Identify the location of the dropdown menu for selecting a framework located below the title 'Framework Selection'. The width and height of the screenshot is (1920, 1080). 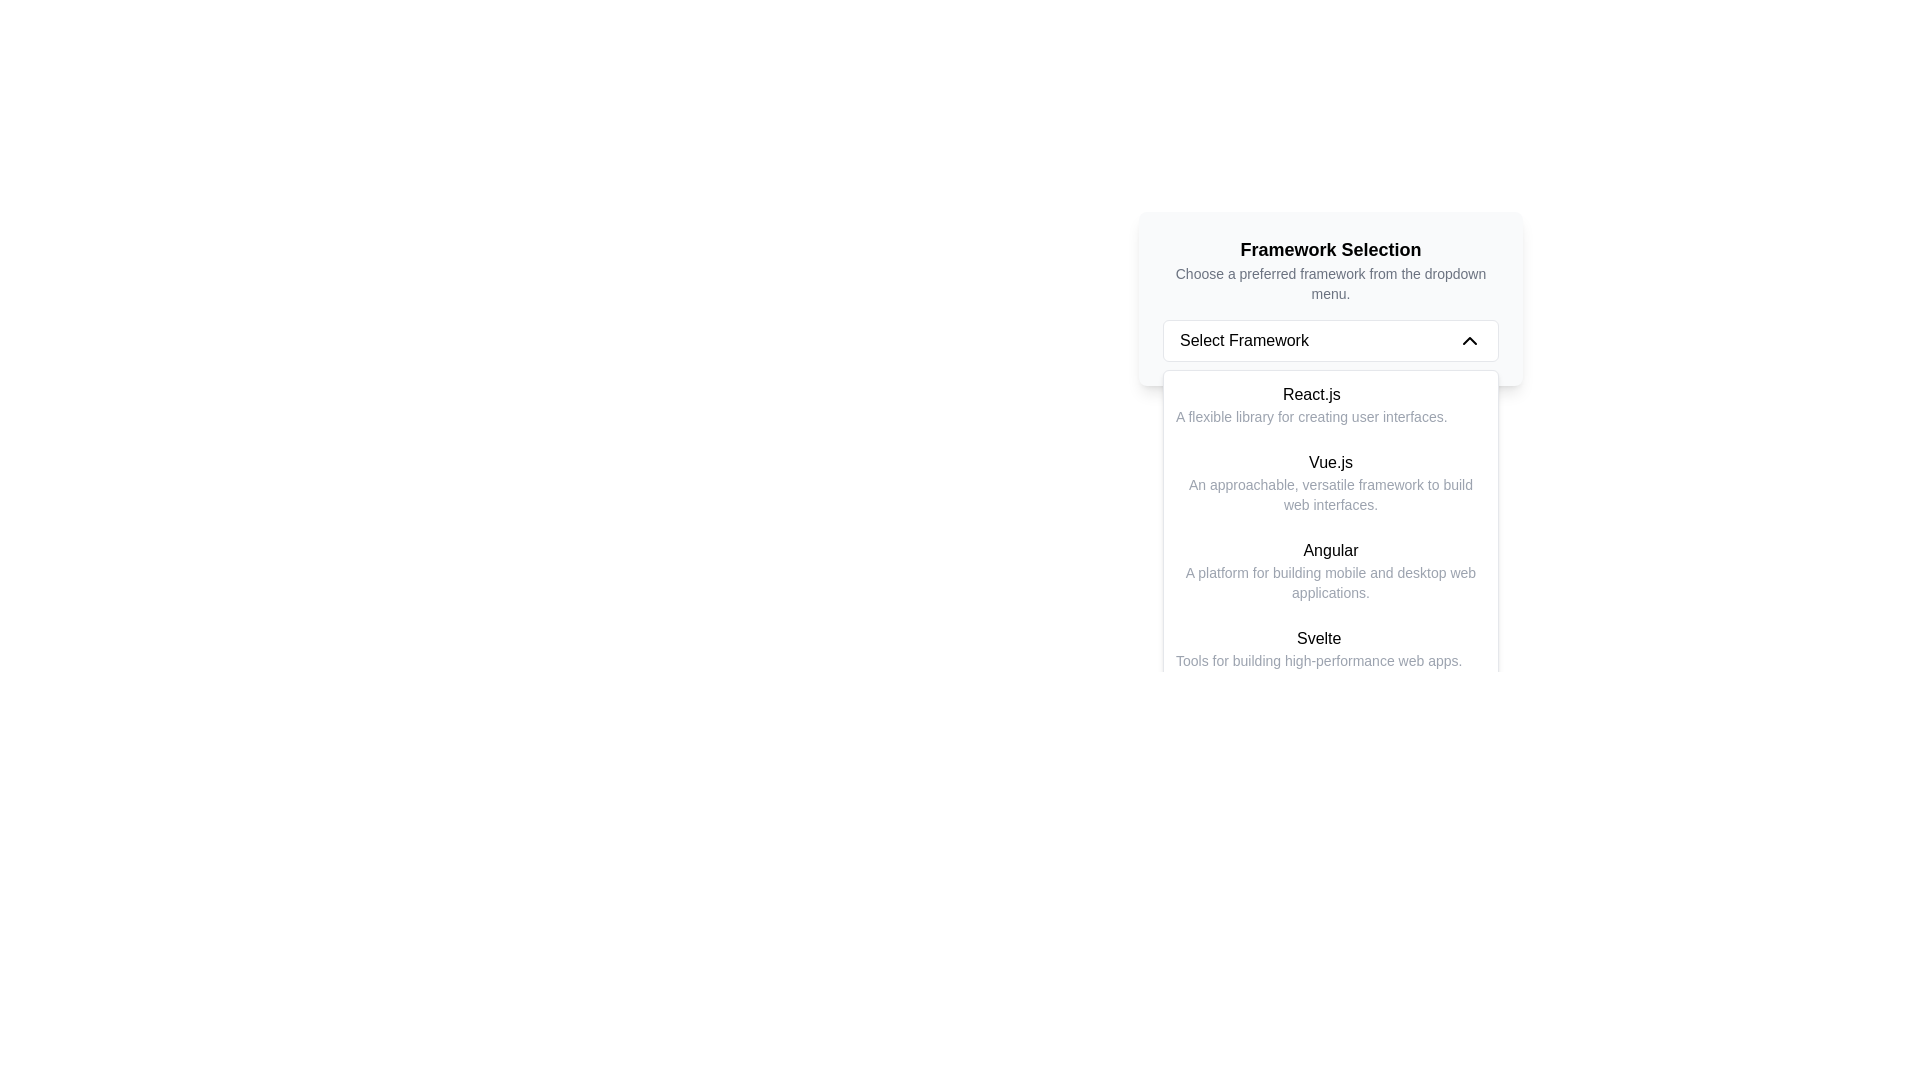
(1330, 339).